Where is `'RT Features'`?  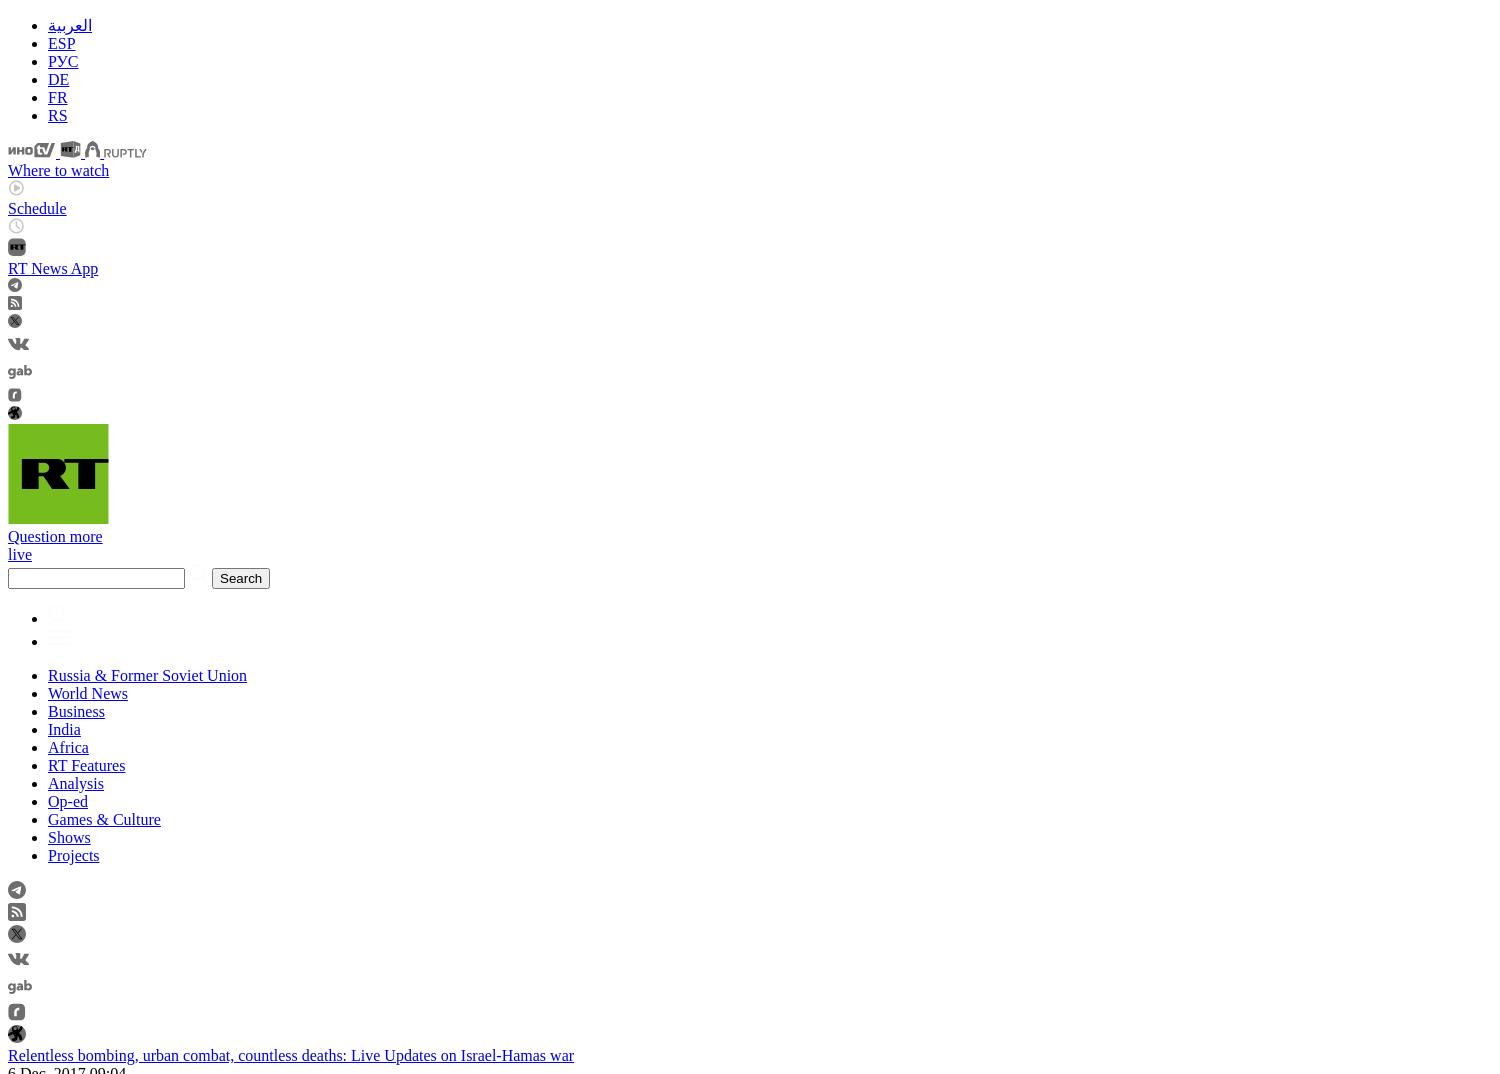 'RT Features' is located at coordinates (85, 763).